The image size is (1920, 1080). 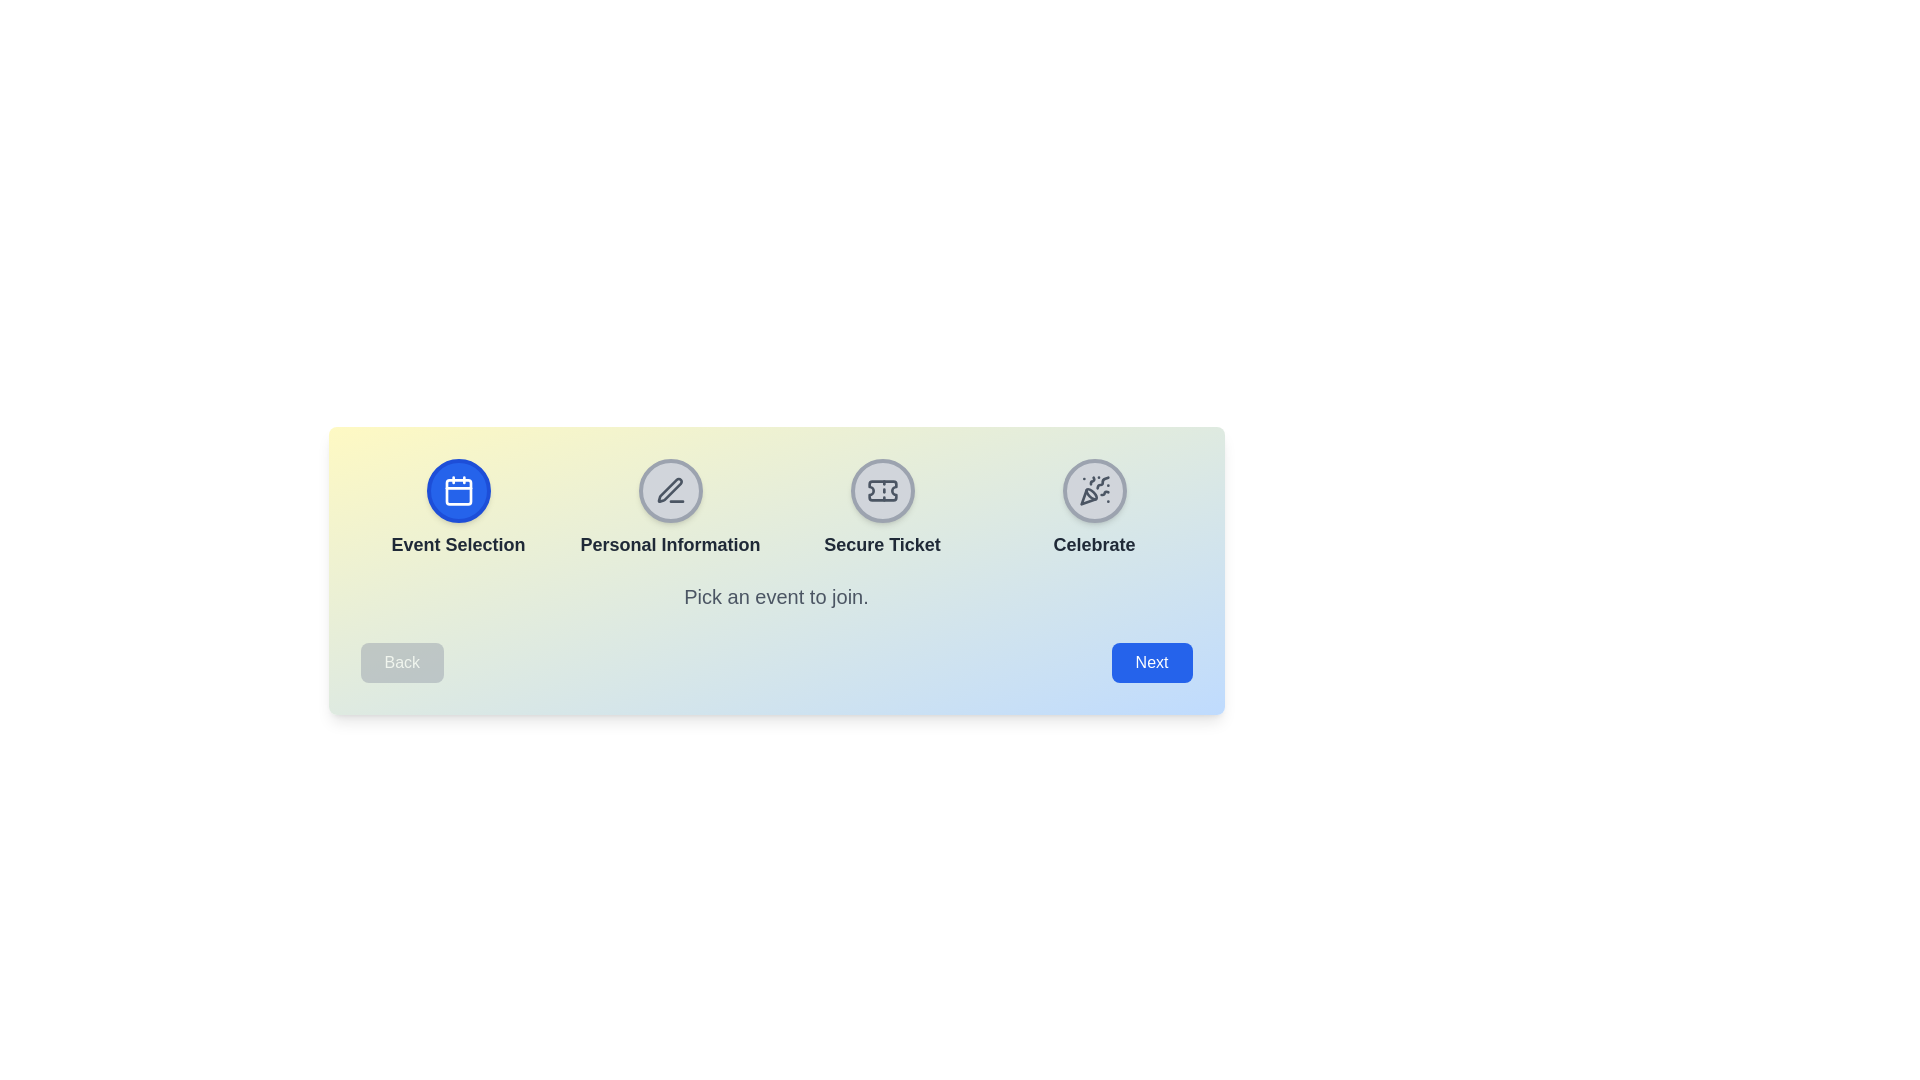 I want to click on the step indicator for Secure Ticket to display its information, so click(x=881, y=490).